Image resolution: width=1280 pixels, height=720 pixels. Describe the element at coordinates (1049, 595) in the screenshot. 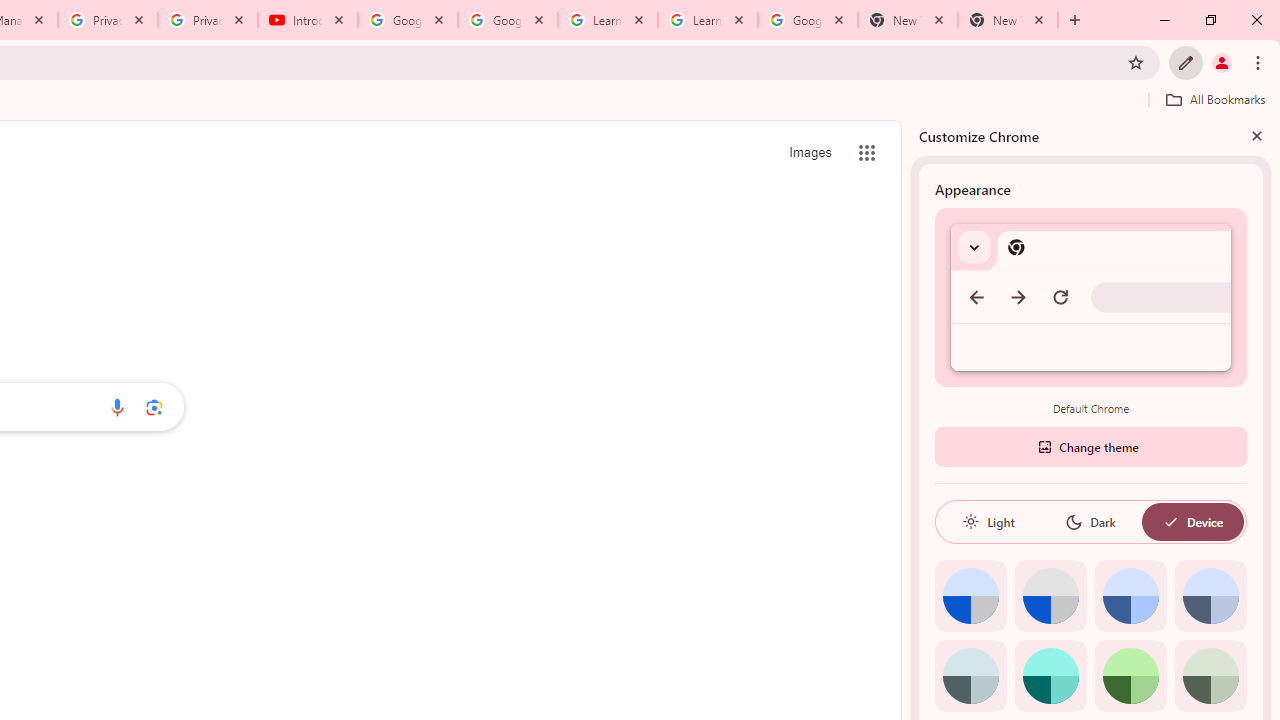

I see `'Grey default color'` at that location.